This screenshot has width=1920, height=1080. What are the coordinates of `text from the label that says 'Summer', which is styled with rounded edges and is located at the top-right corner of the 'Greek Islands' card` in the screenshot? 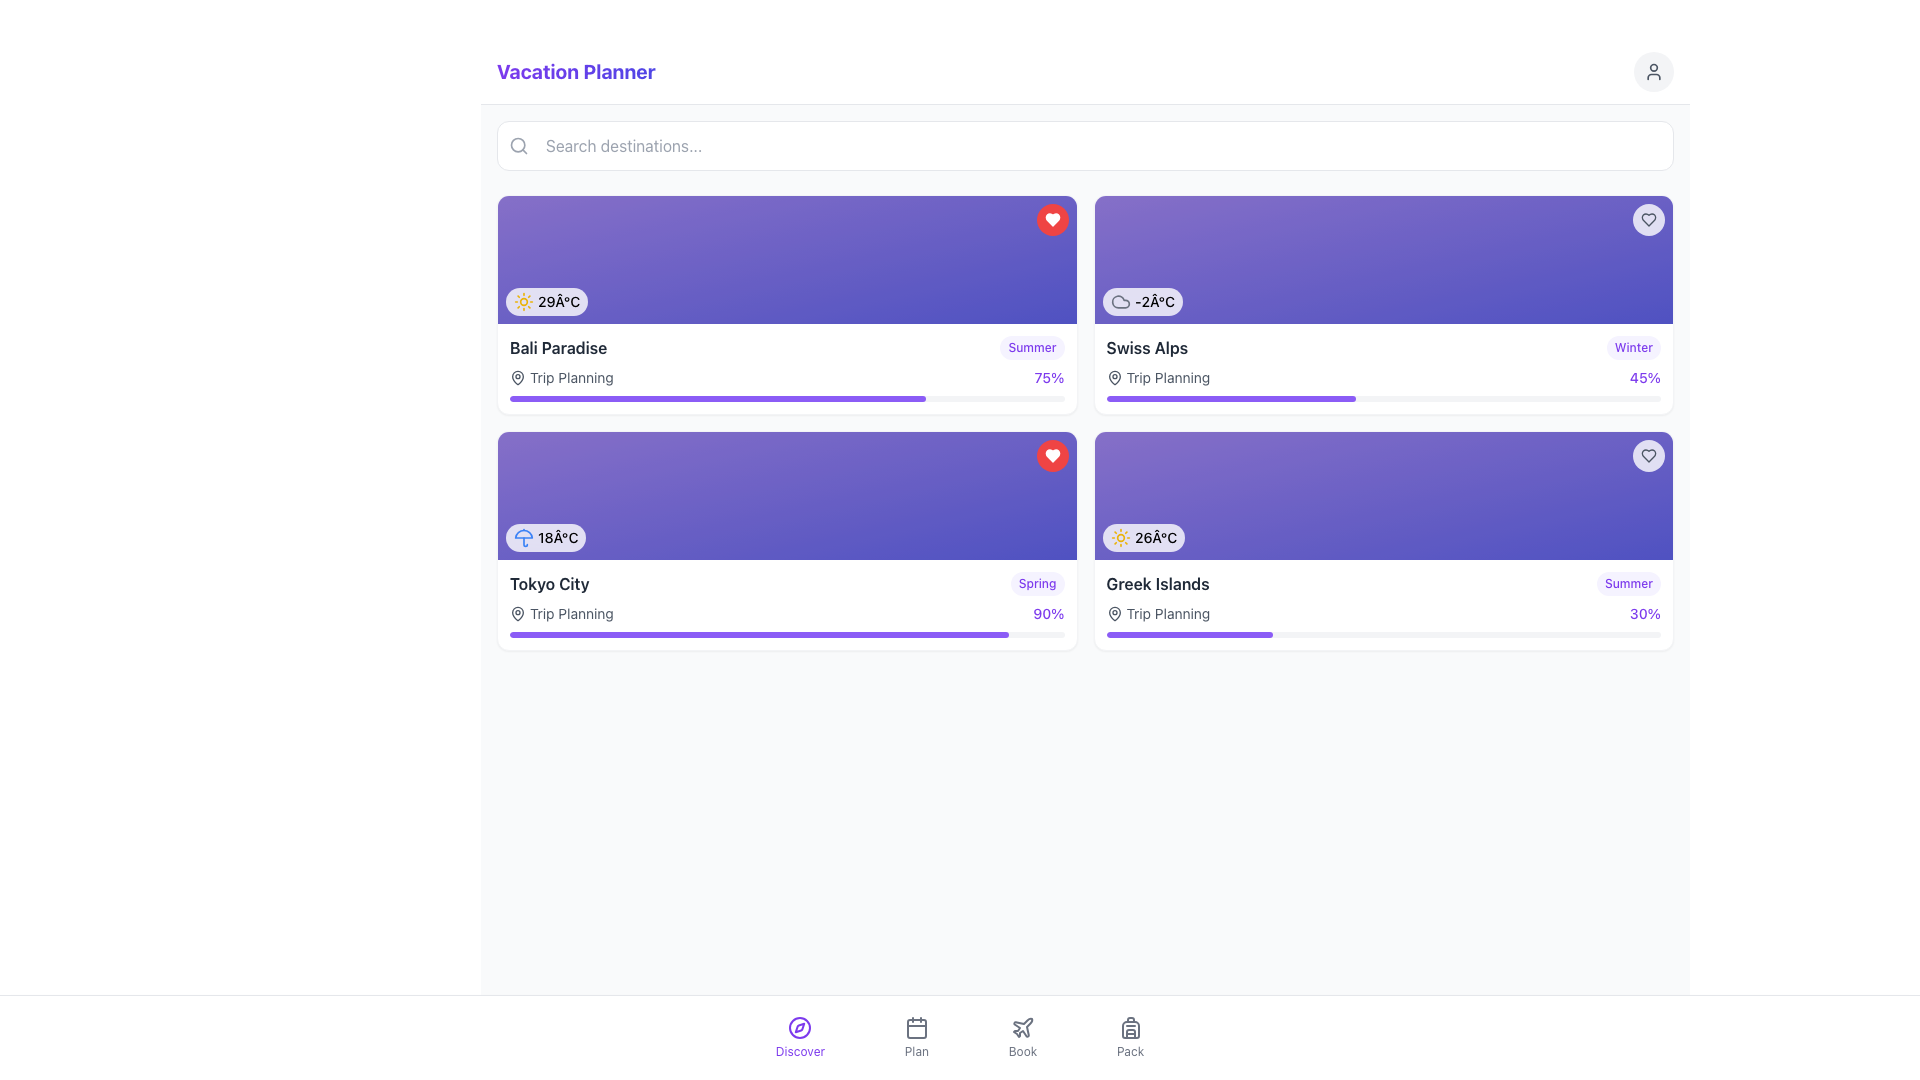 It's located at (1628, 583).